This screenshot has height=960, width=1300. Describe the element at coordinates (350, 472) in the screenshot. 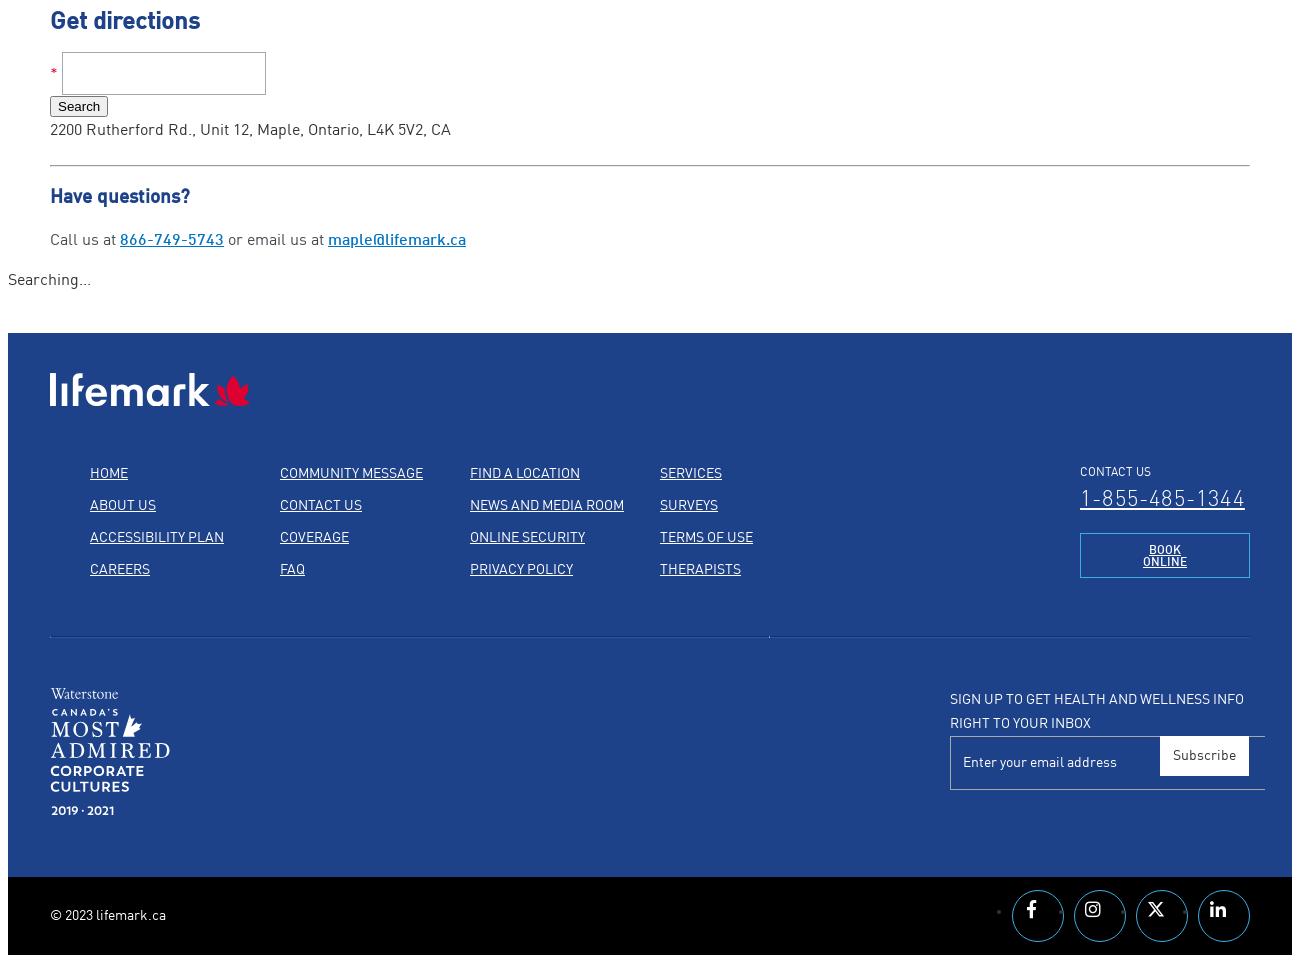

I see `'Community Message'` at that location.